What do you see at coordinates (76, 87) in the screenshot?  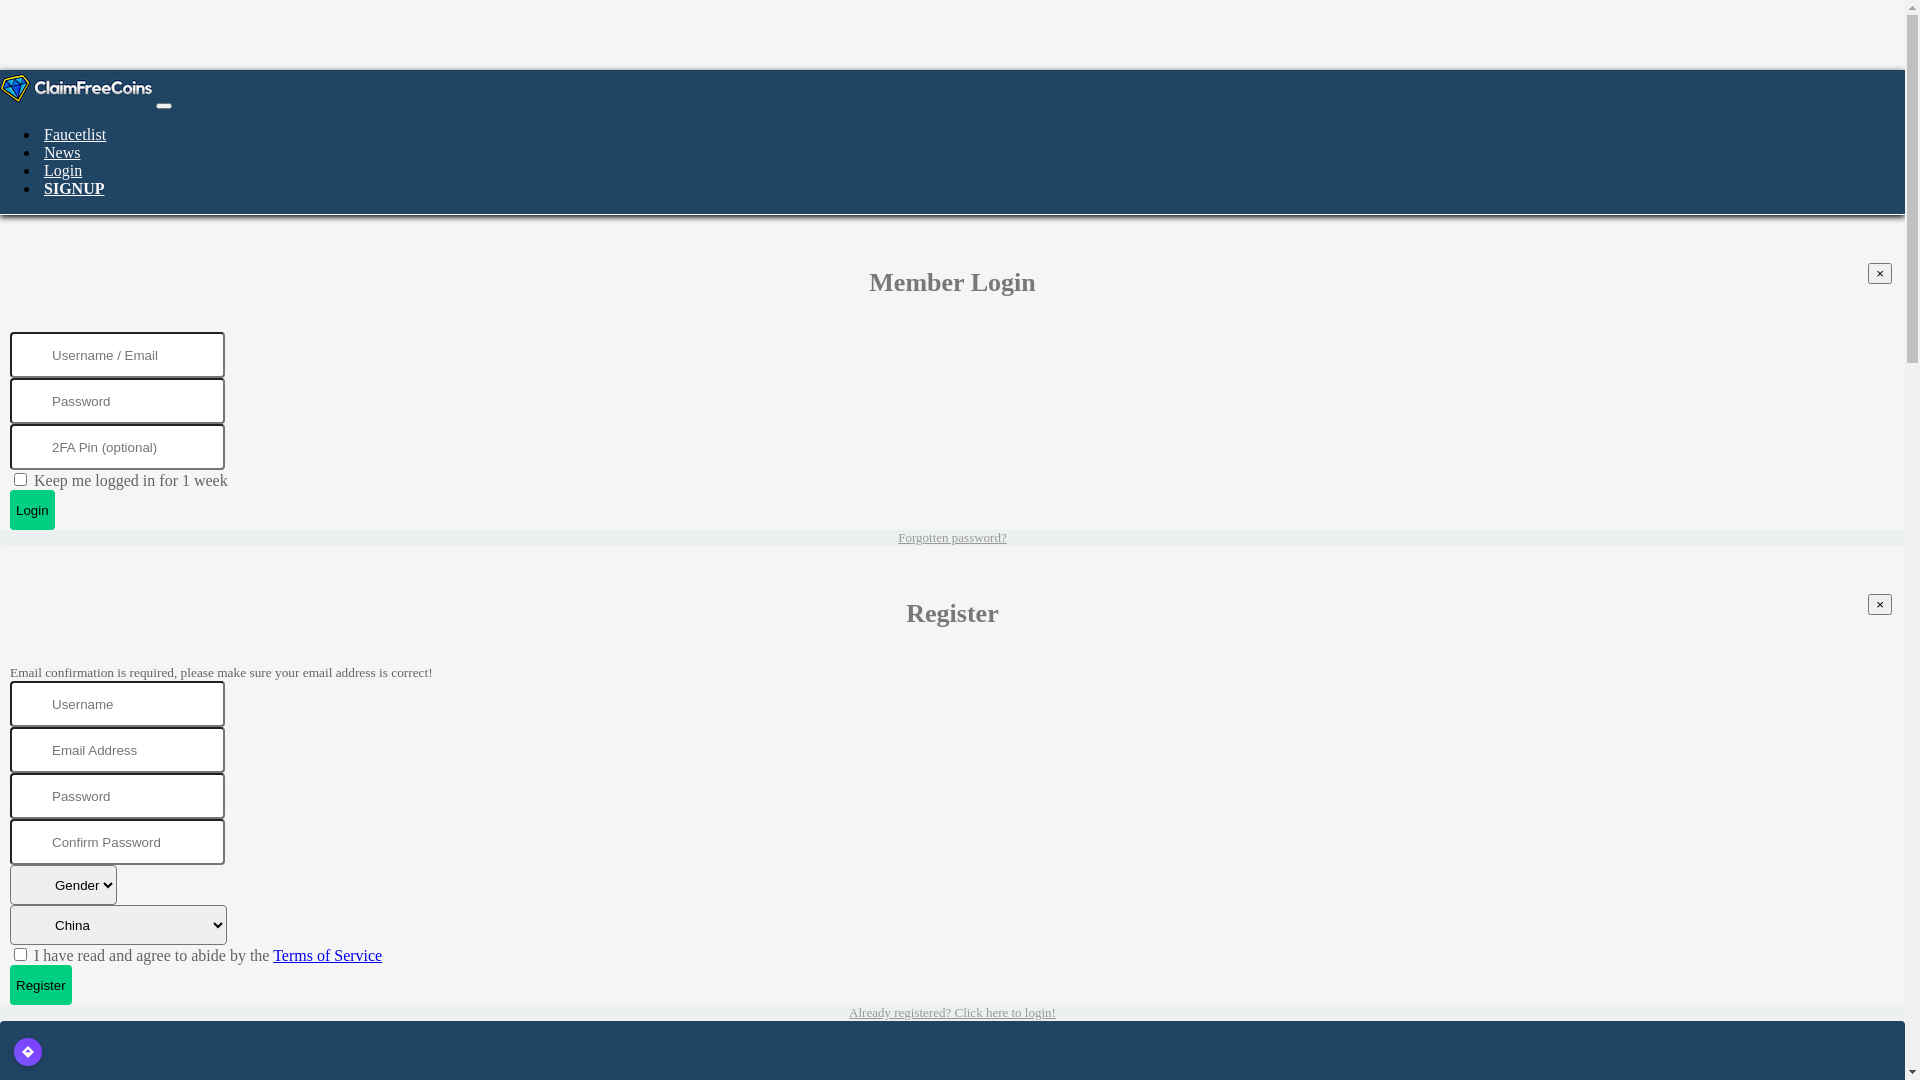 I see `'ClaimFreeCoins'` at bounding box center [76, 87].